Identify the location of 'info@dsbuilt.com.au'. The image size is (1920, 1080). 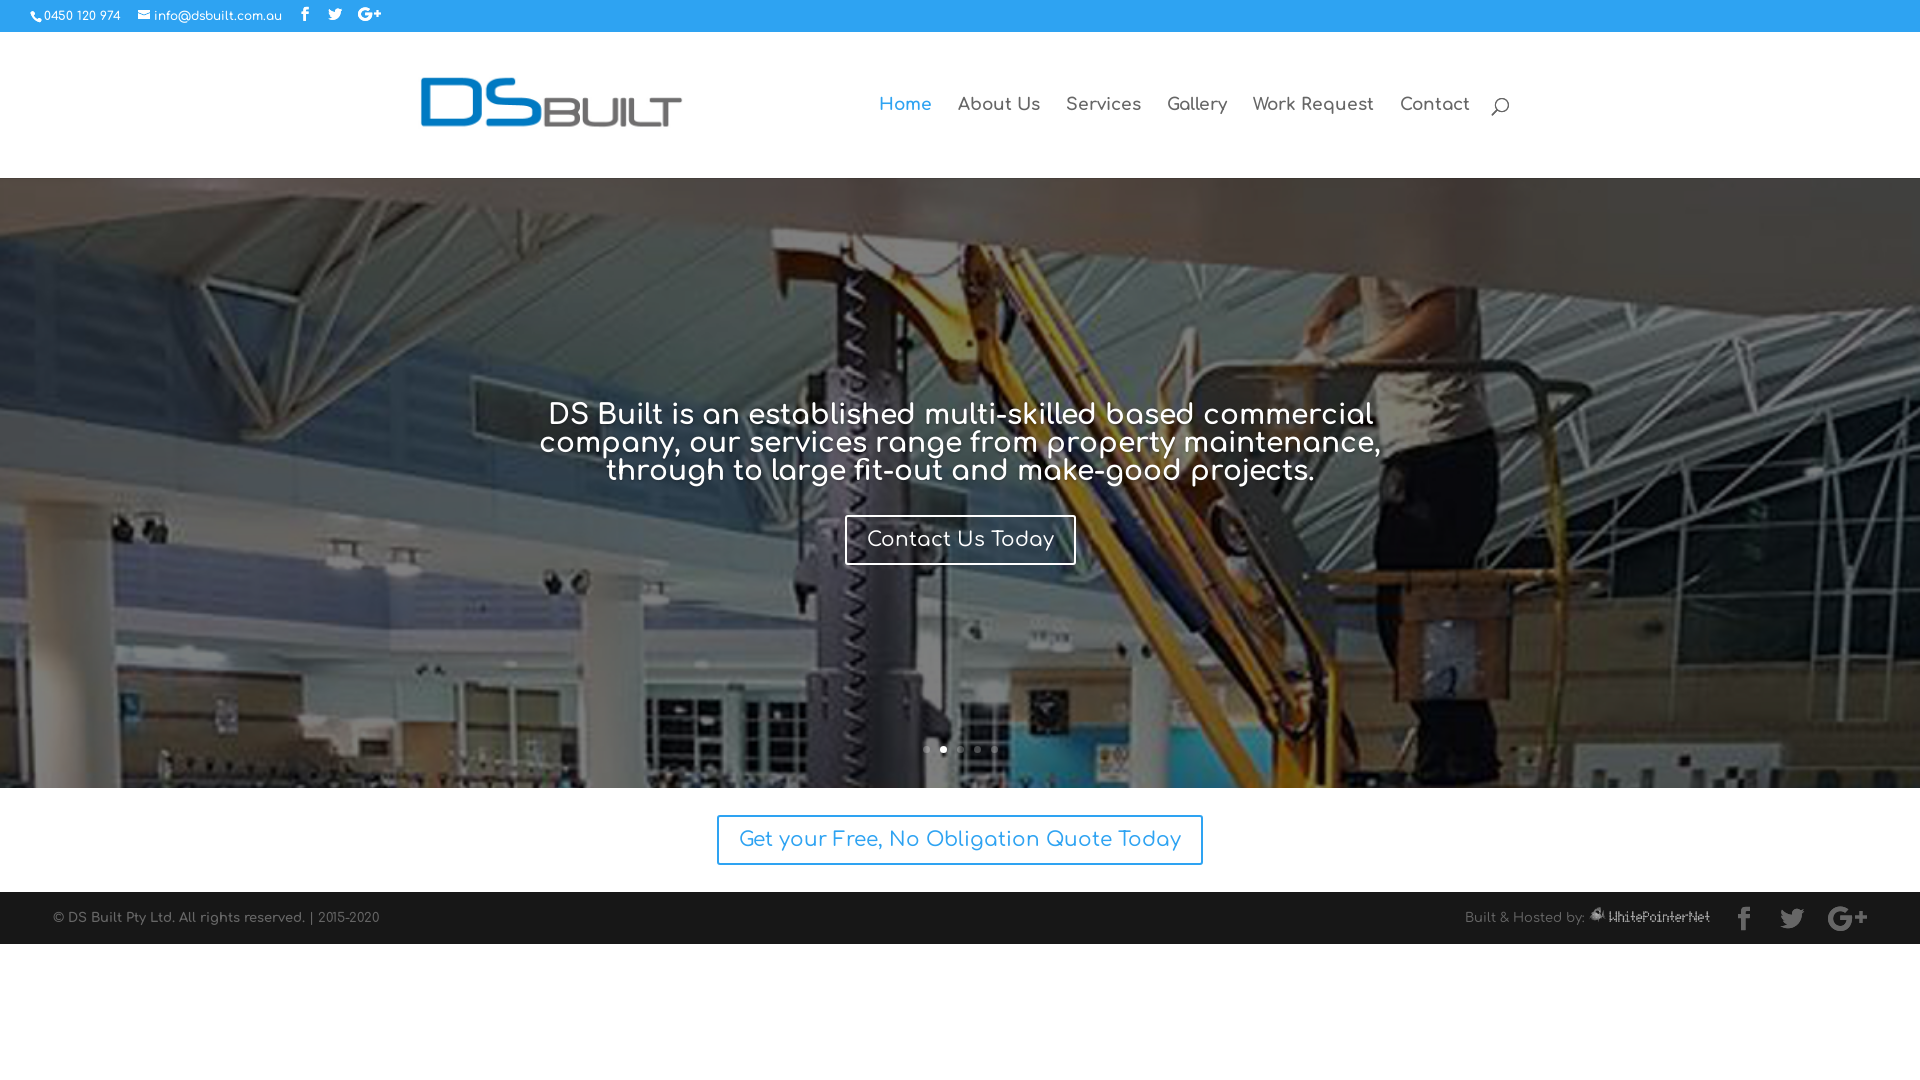
(210, 15).